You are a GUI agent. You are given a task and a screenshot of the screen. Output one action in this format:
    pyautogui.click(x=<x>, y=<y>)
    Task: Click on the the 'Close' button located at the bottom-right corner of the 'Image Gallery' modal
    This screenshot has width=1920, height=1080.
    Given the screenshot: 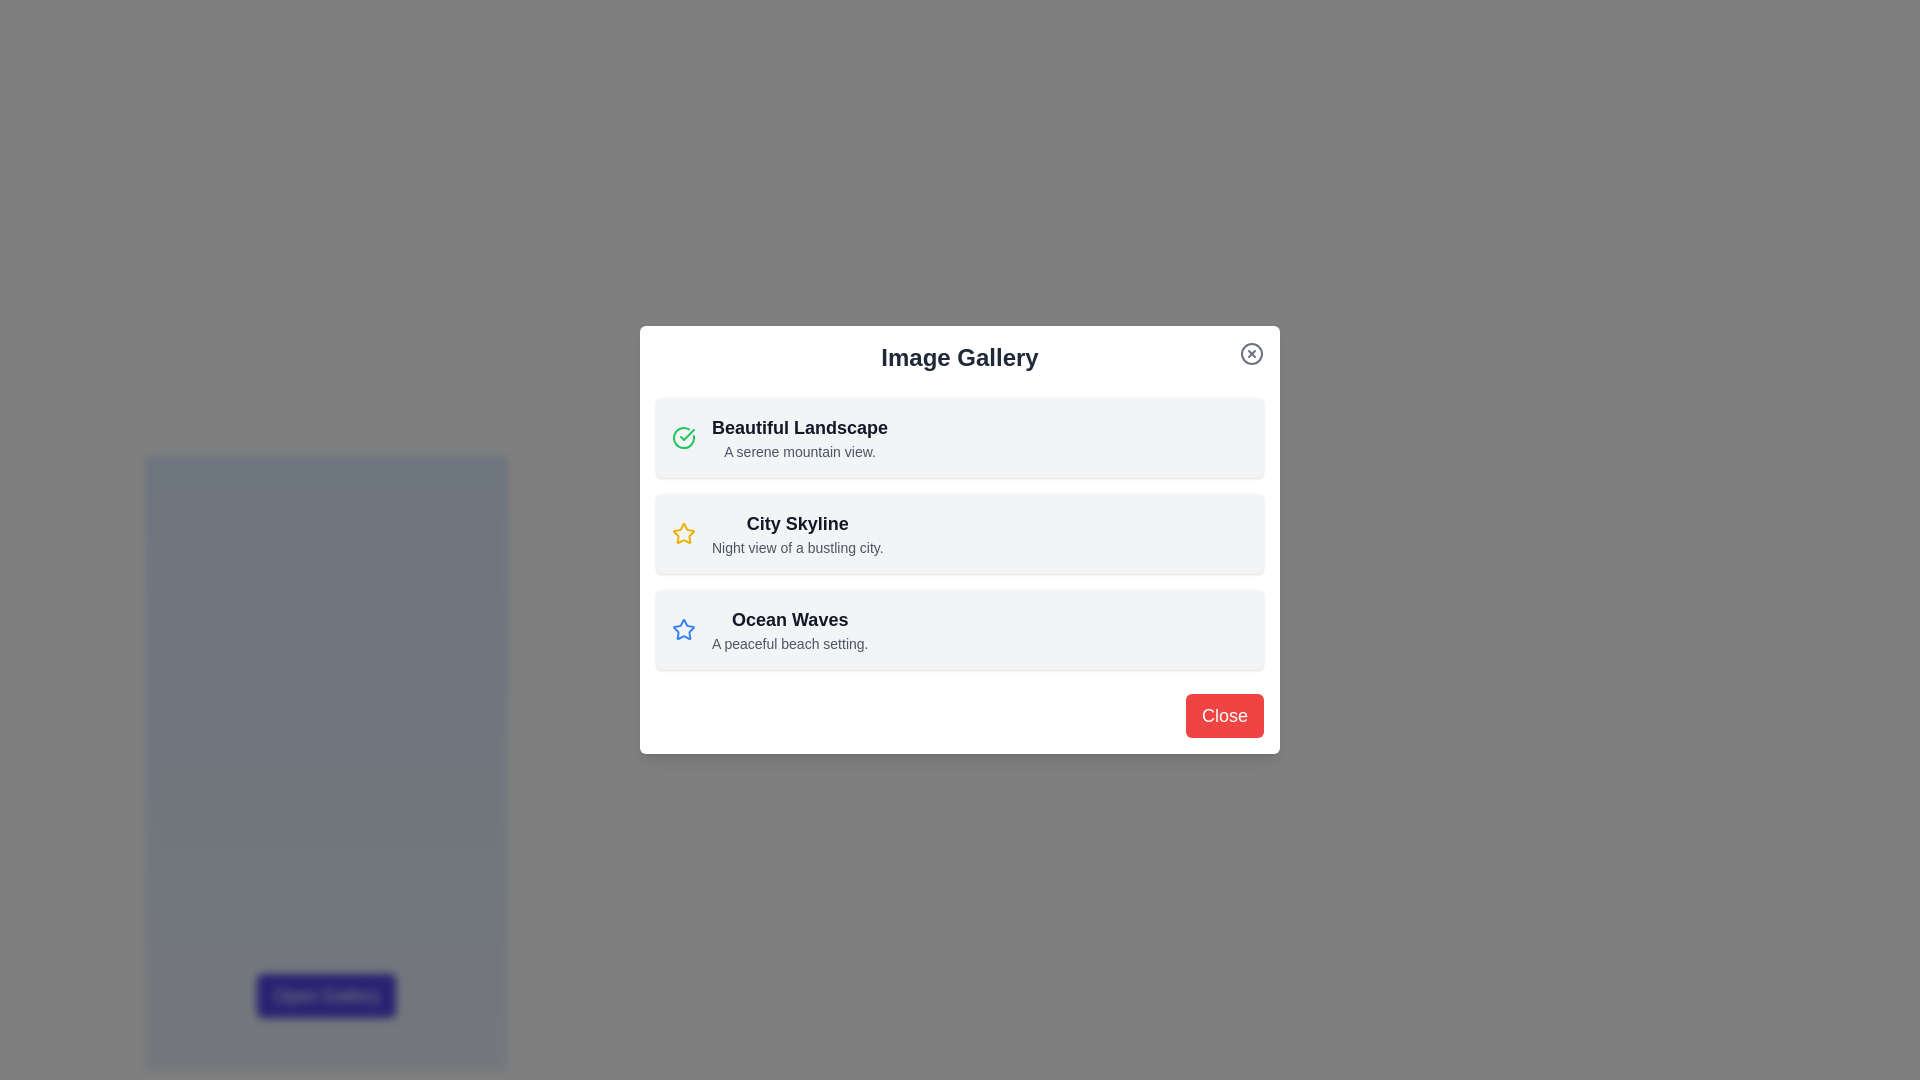 What is the action you would take?
    pyautogui.click(x=1223, y=715)
    